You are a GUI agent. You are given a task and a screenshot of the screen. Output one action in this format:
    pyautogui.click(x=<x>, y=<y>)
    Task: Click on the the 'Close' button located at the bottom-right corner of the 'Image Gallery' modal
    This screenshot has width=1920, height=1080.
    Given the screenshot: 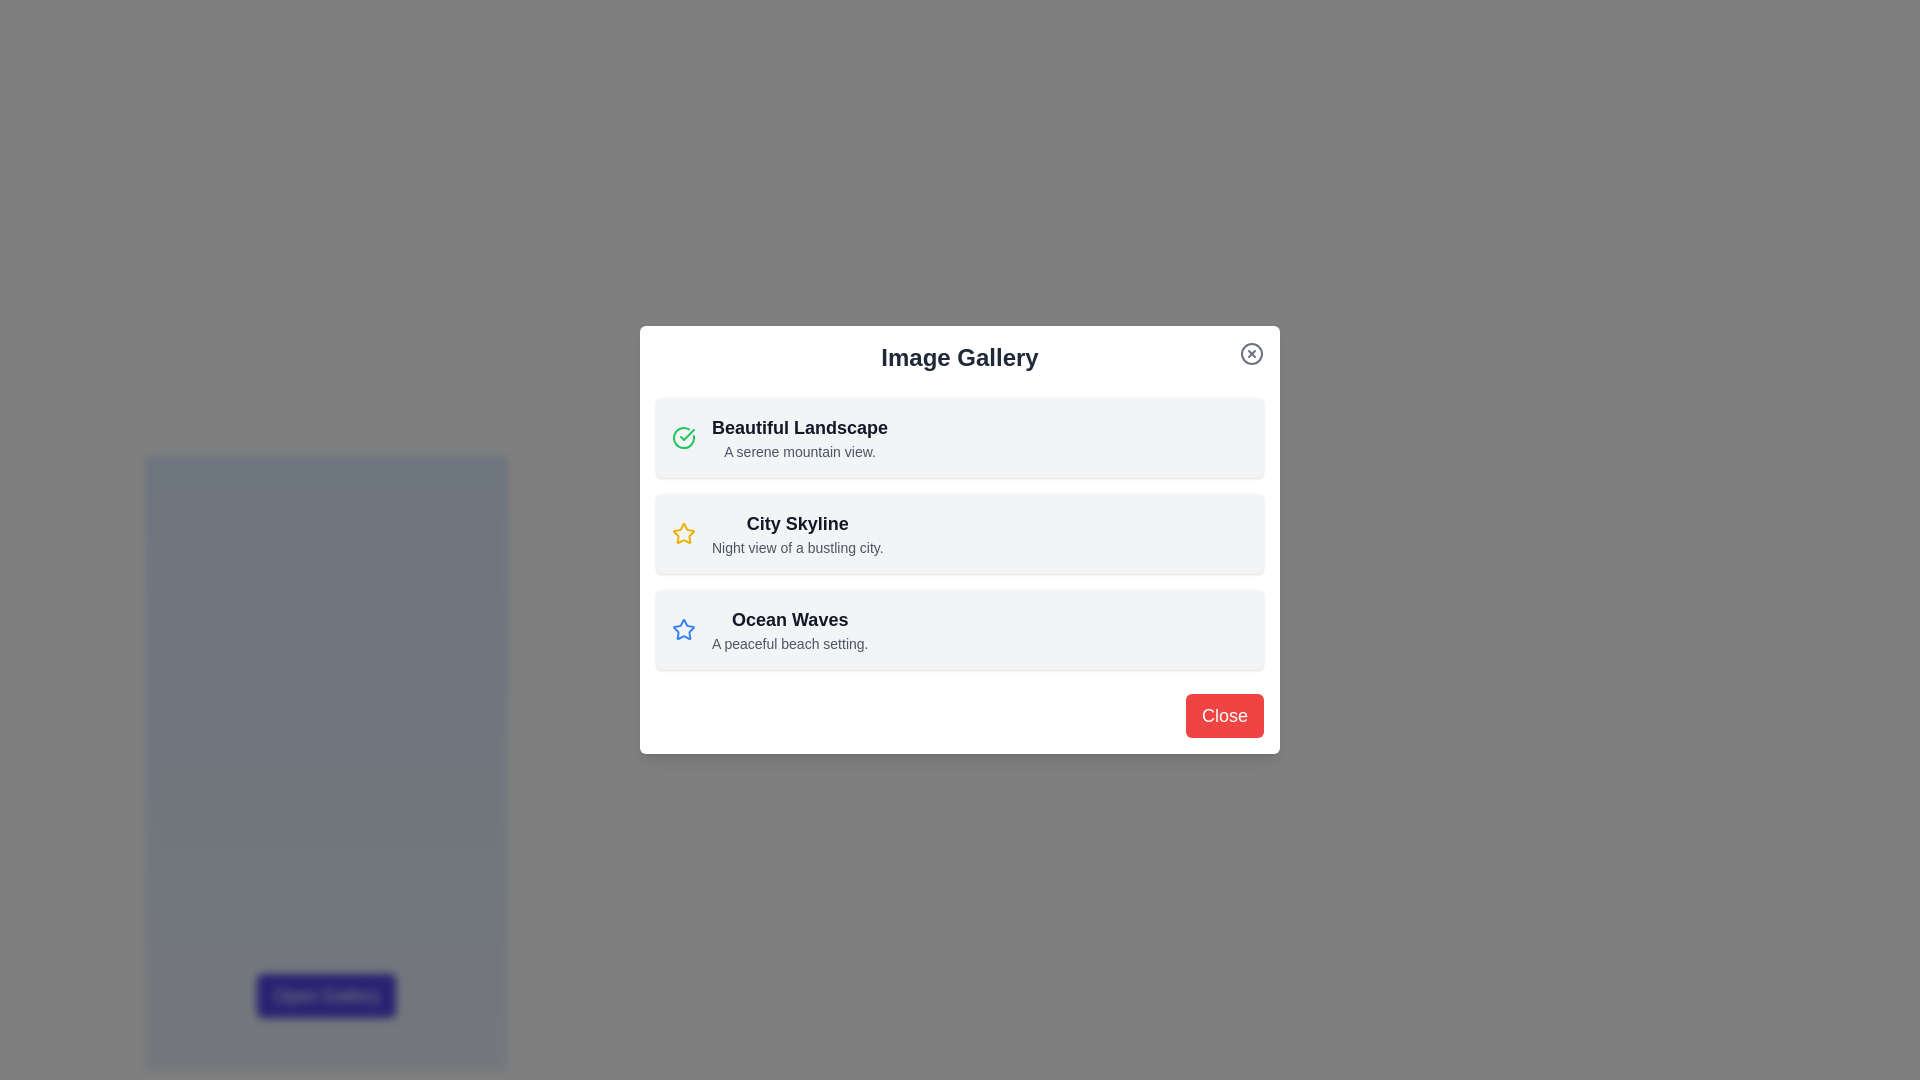 What is the action you would take?
    pyautogui.click(x=1223, y=715)
    